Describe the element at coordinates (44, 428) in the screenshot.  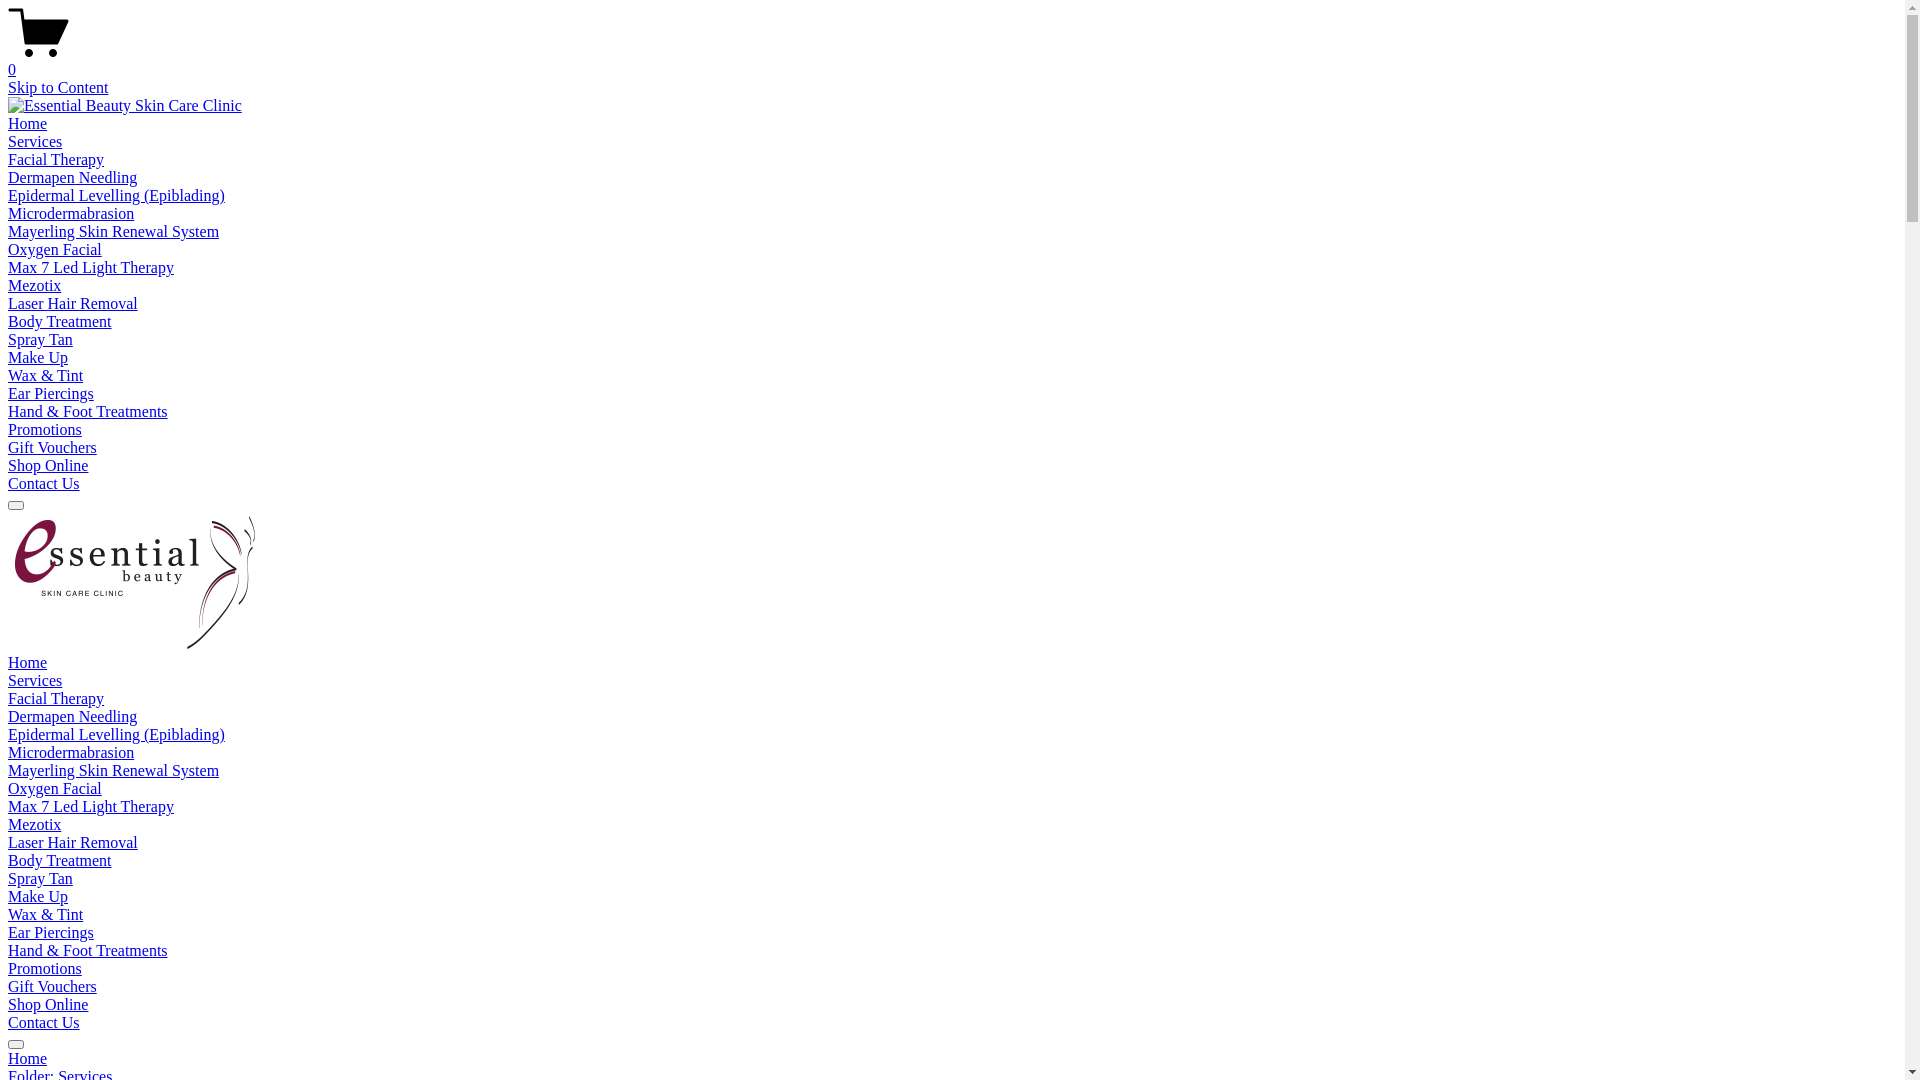
I see `'Promotions'` at that location.